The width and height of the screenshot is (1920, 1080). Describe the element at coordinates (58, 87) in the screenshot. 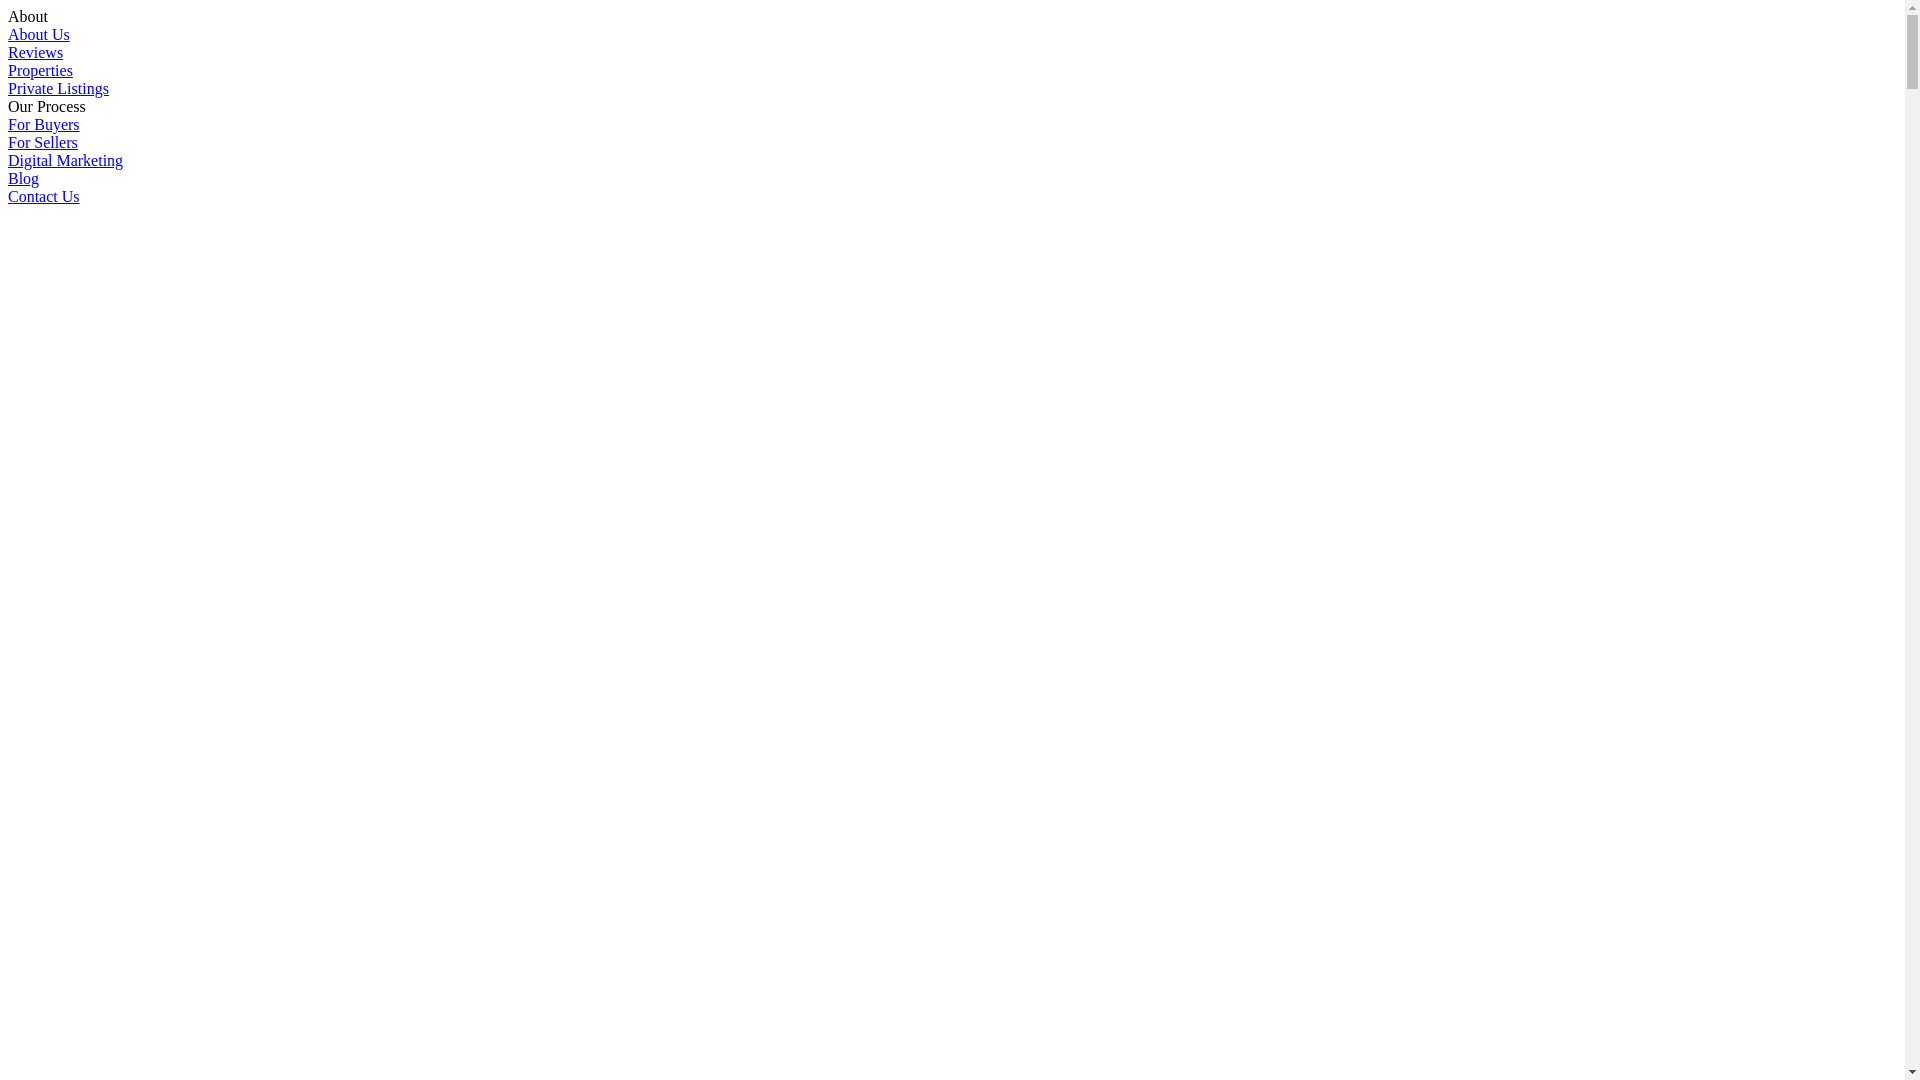

I see `'Private Listings'` at that location.